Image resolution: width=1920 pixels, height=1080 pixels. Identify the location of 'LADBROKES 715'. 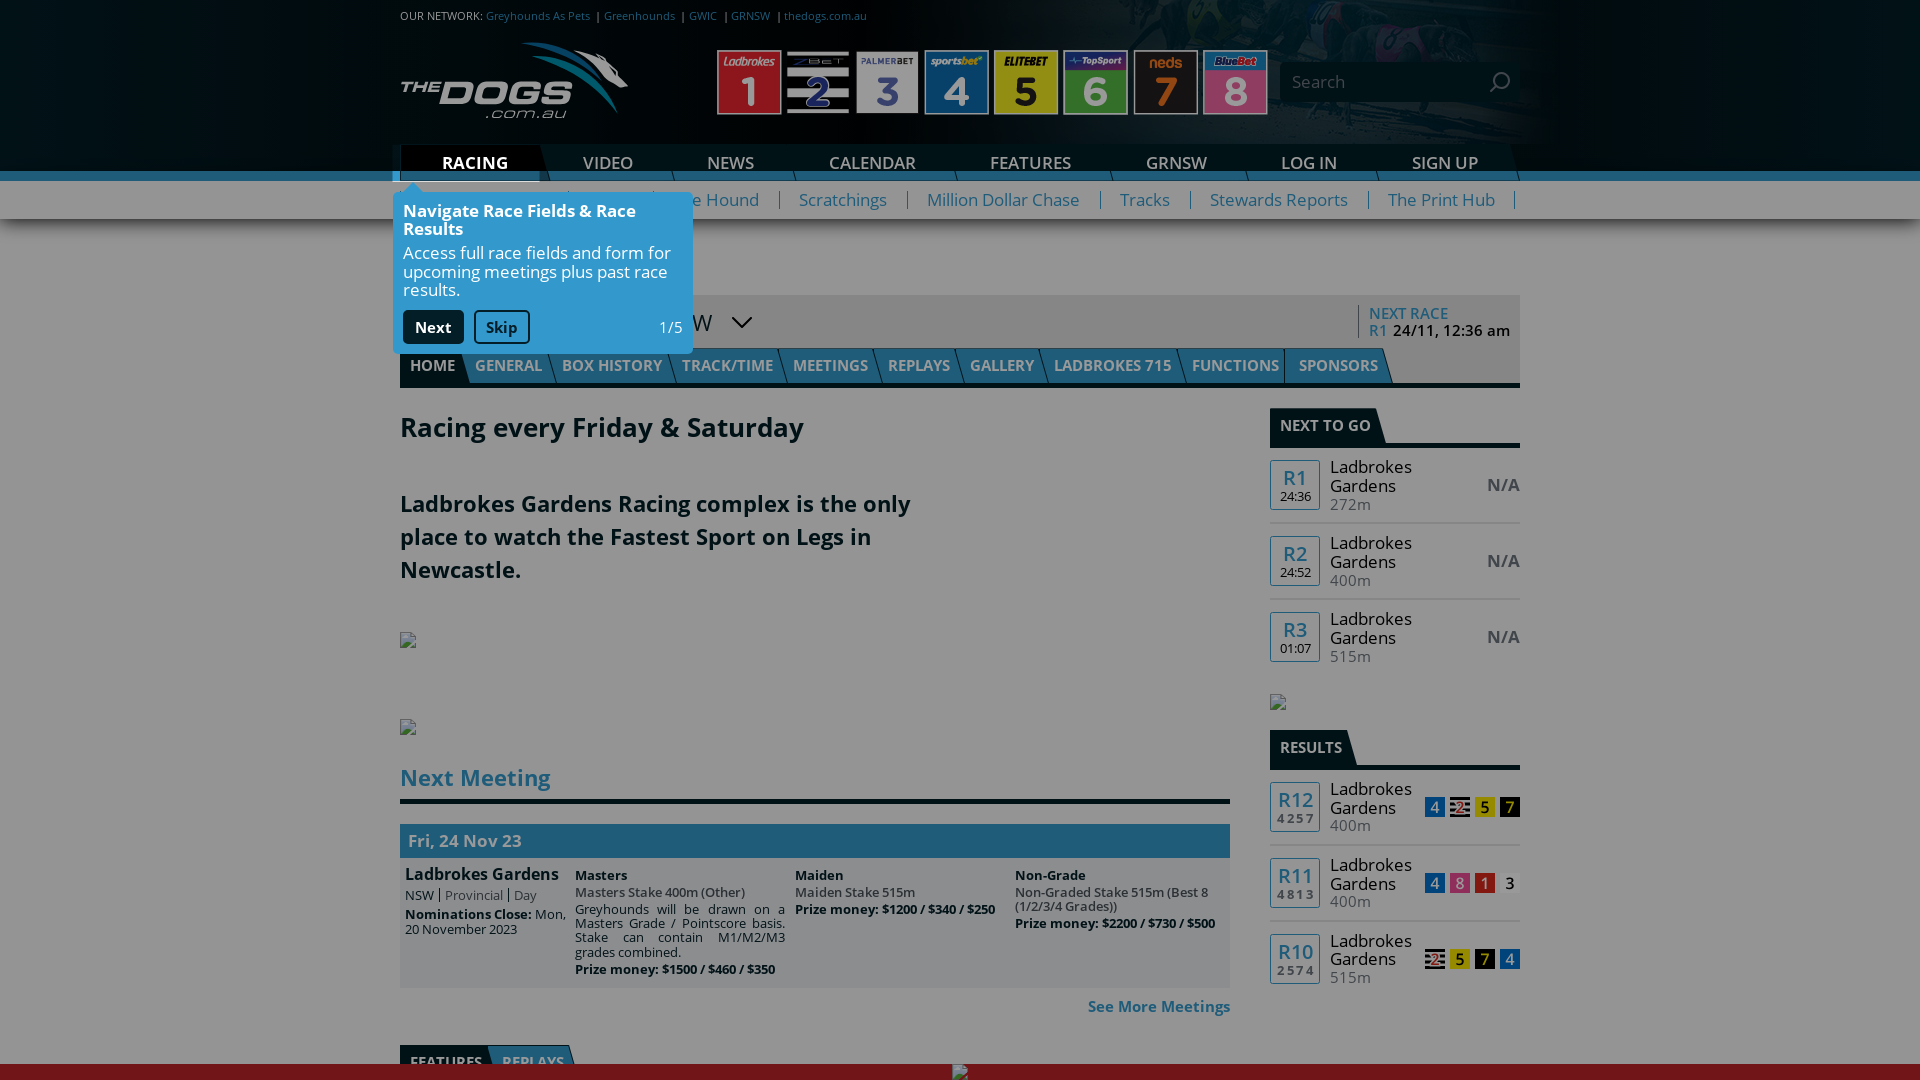
(1112, 365).